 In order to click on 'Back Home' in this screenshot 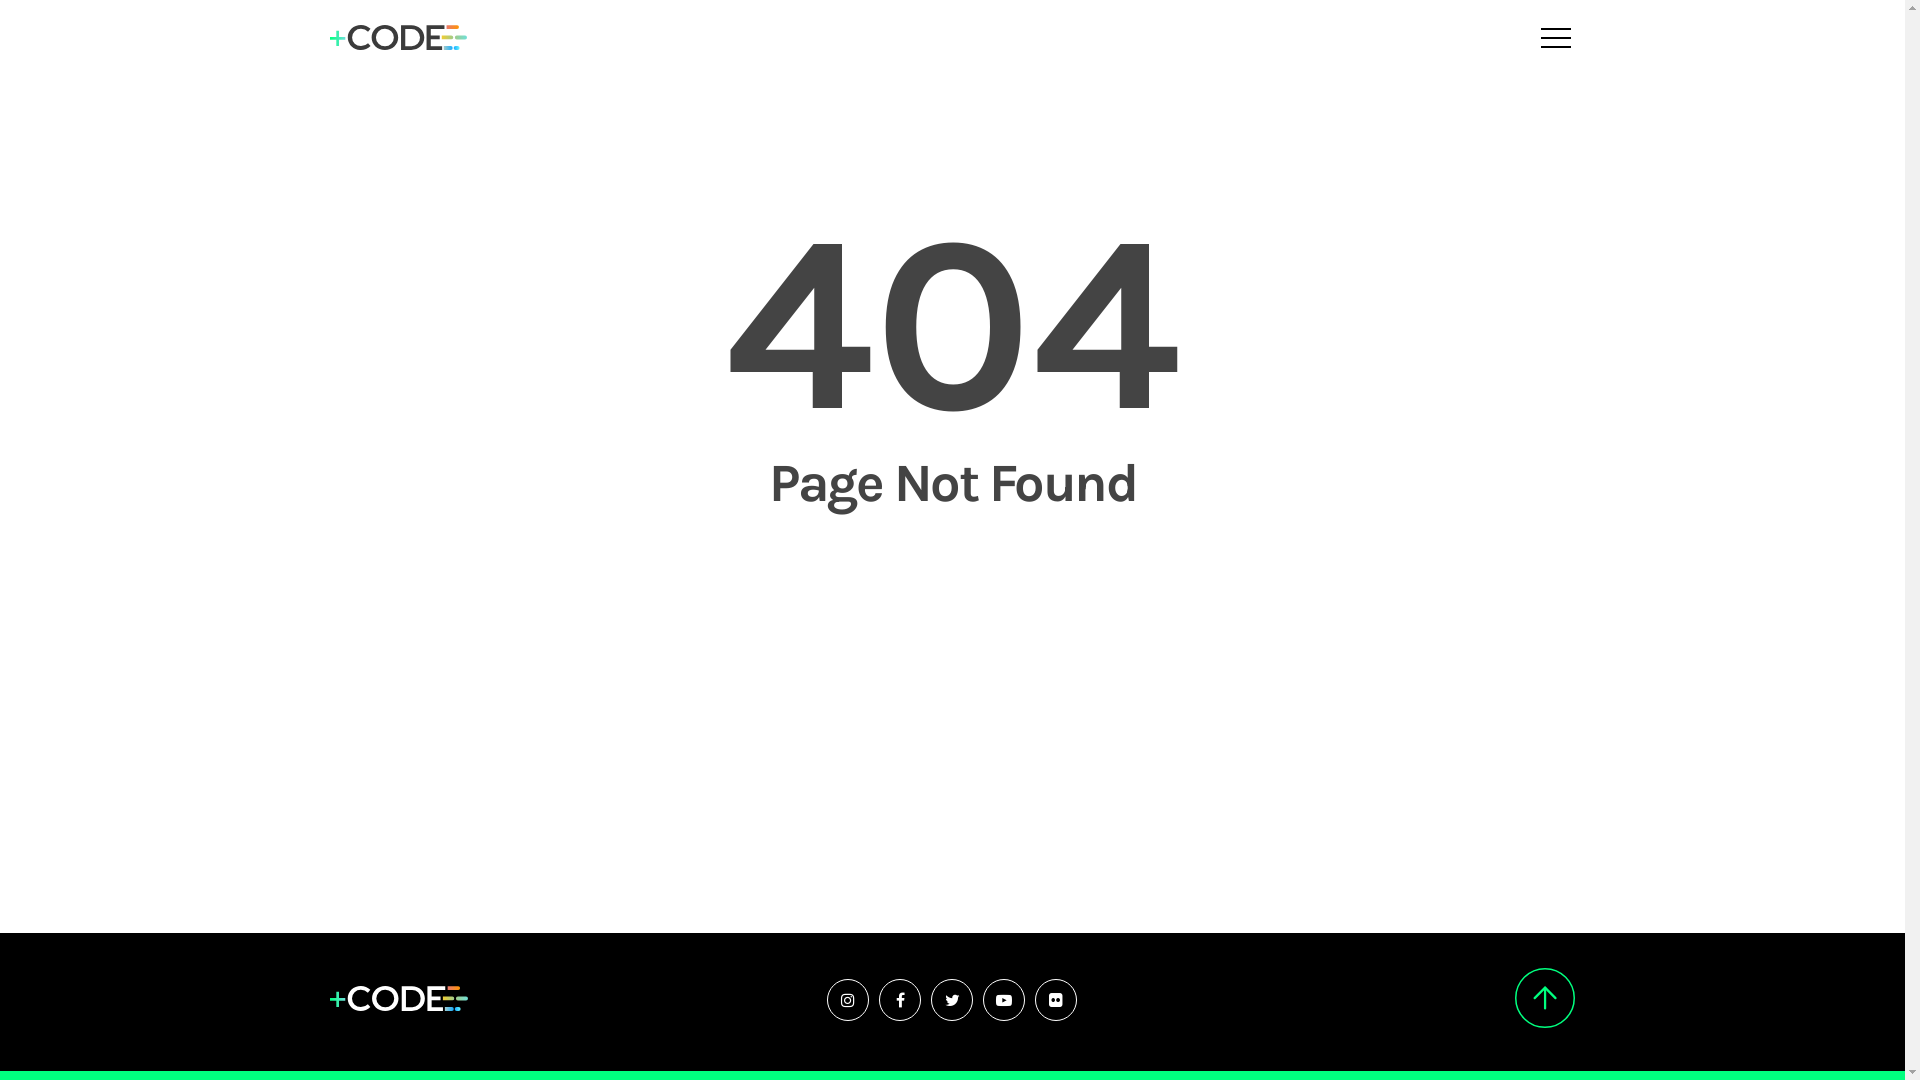, I will do `click(952, 589)`.